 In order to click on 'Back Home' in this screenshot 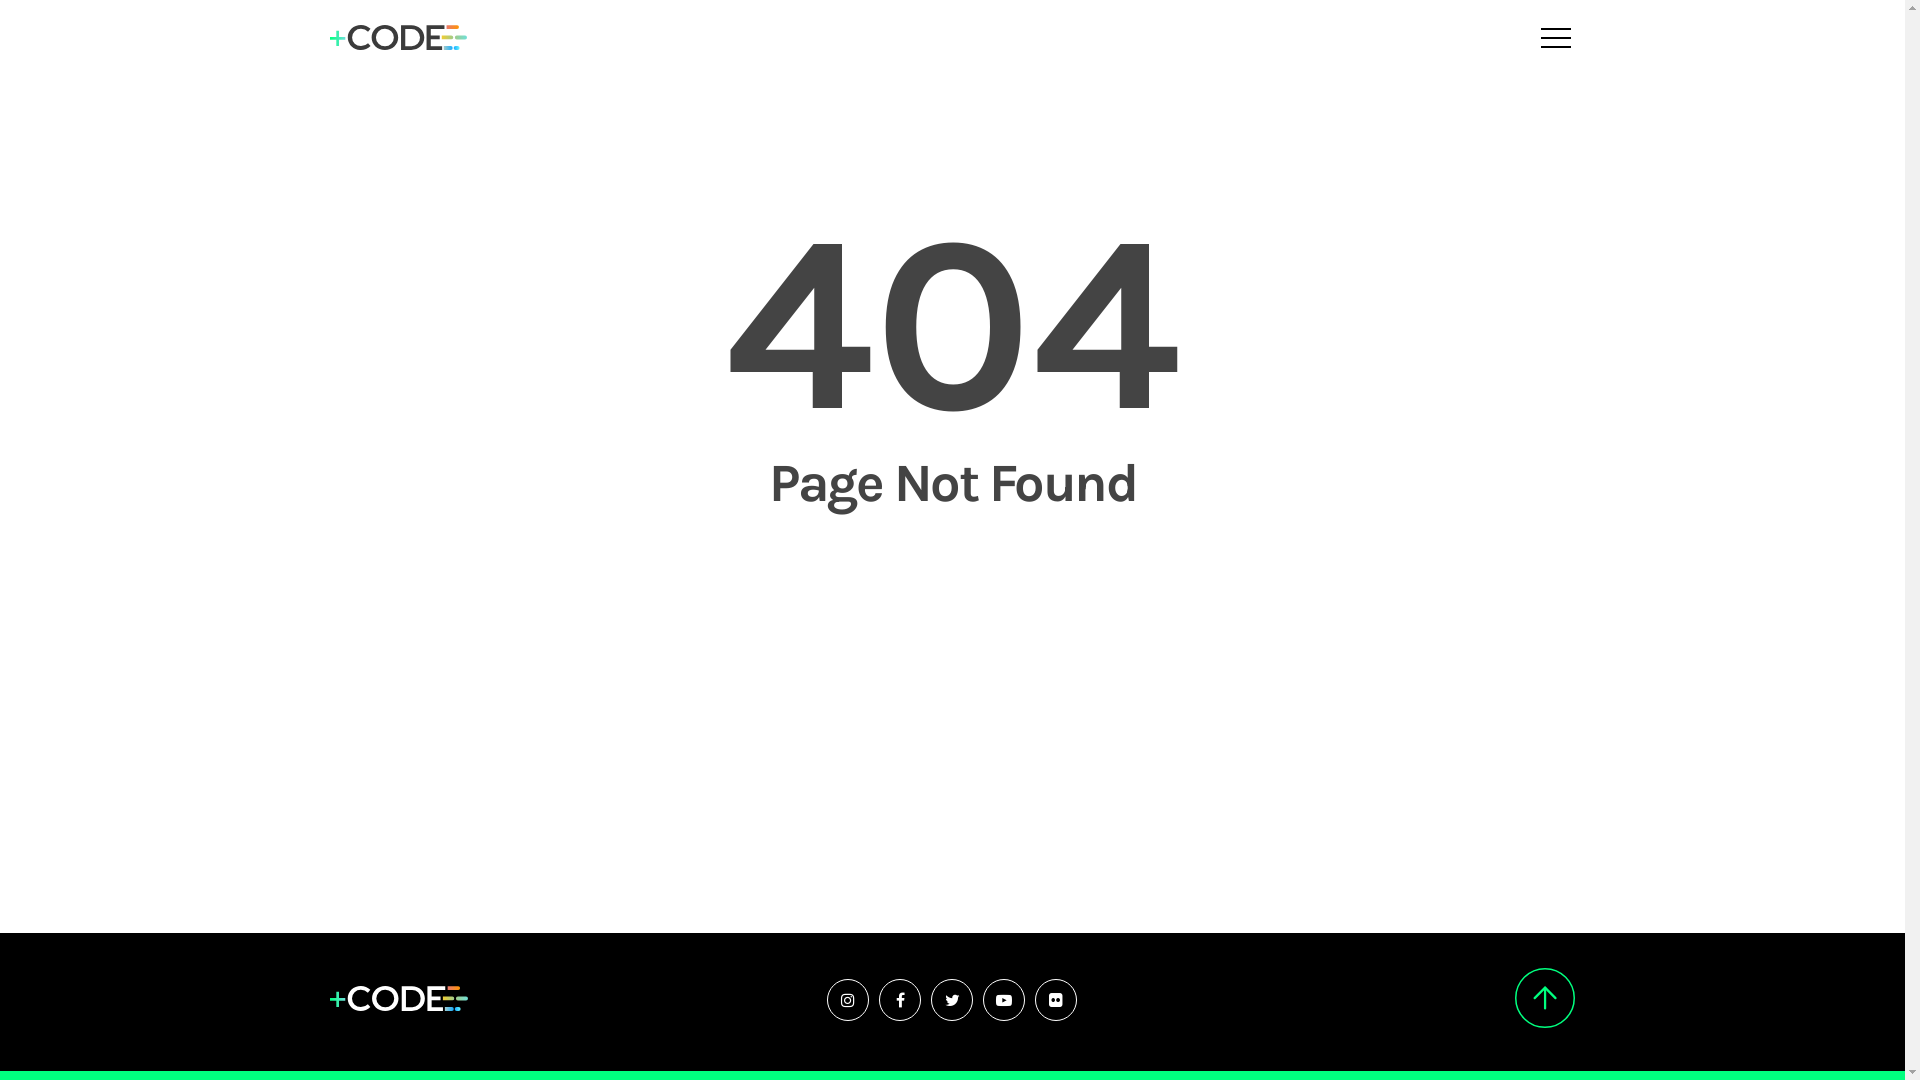, I will do `click(952, 589)`.